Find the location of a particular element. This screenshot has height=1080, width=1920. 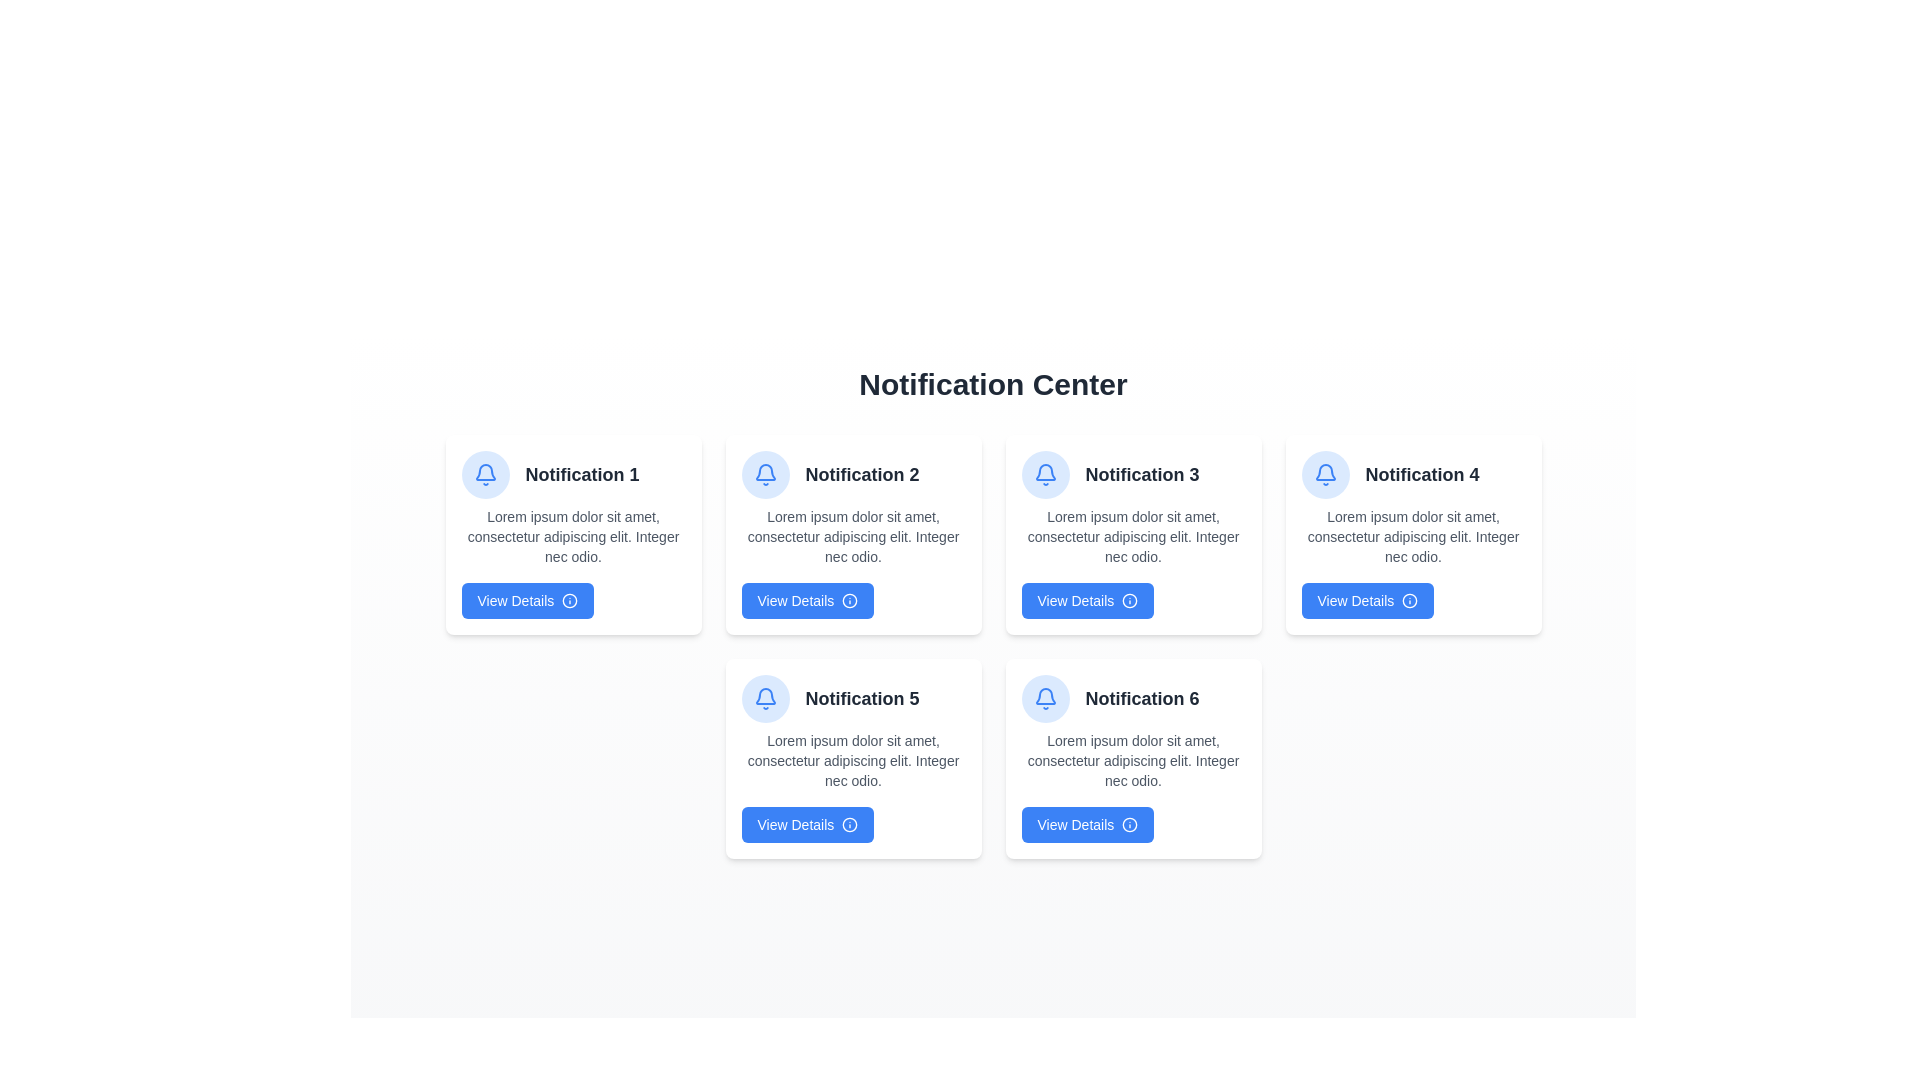

the icon located slightly to the right of the 'View Details' button associated with Notification 2 is located at coordinates (850, 600).